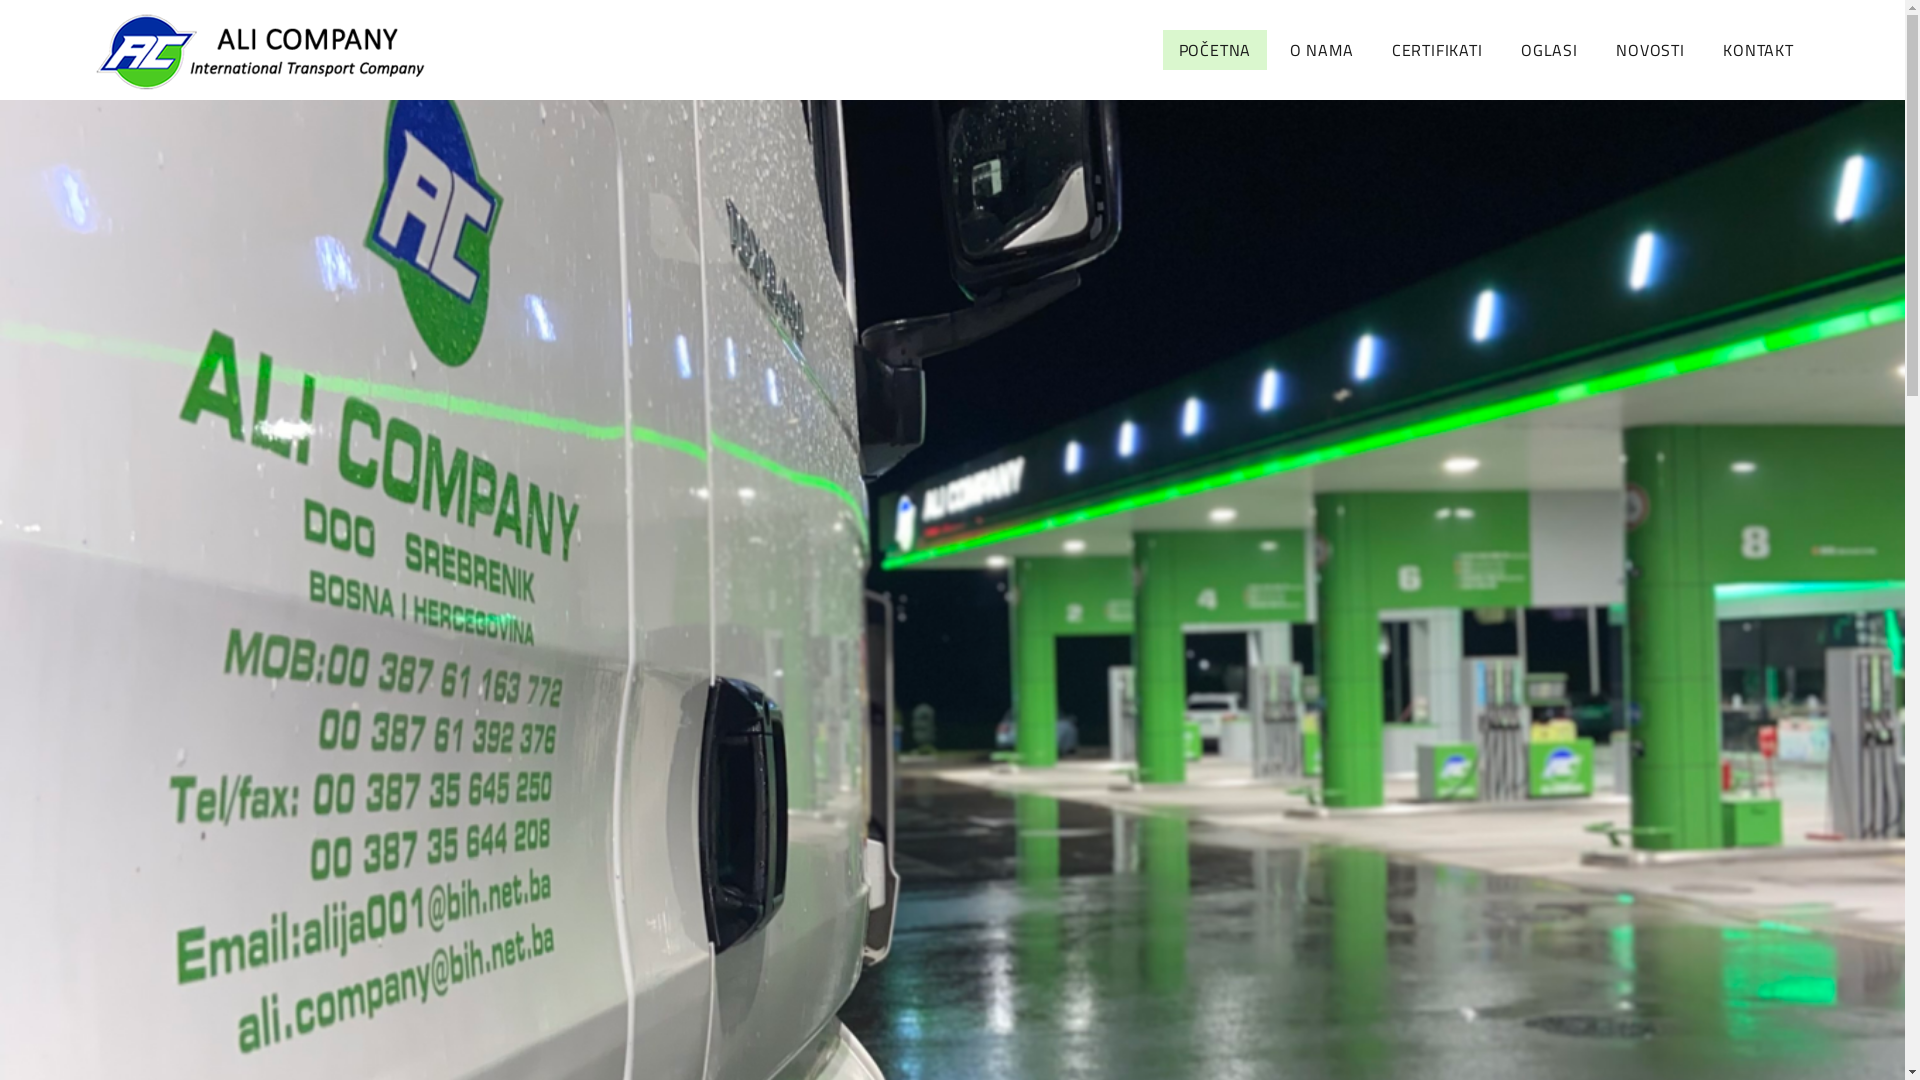 This screenshot has height=1080, width=1920. Describe the element at coordinates (1321, 49) in the screenshot. I see `'O NAMA'` at that location.